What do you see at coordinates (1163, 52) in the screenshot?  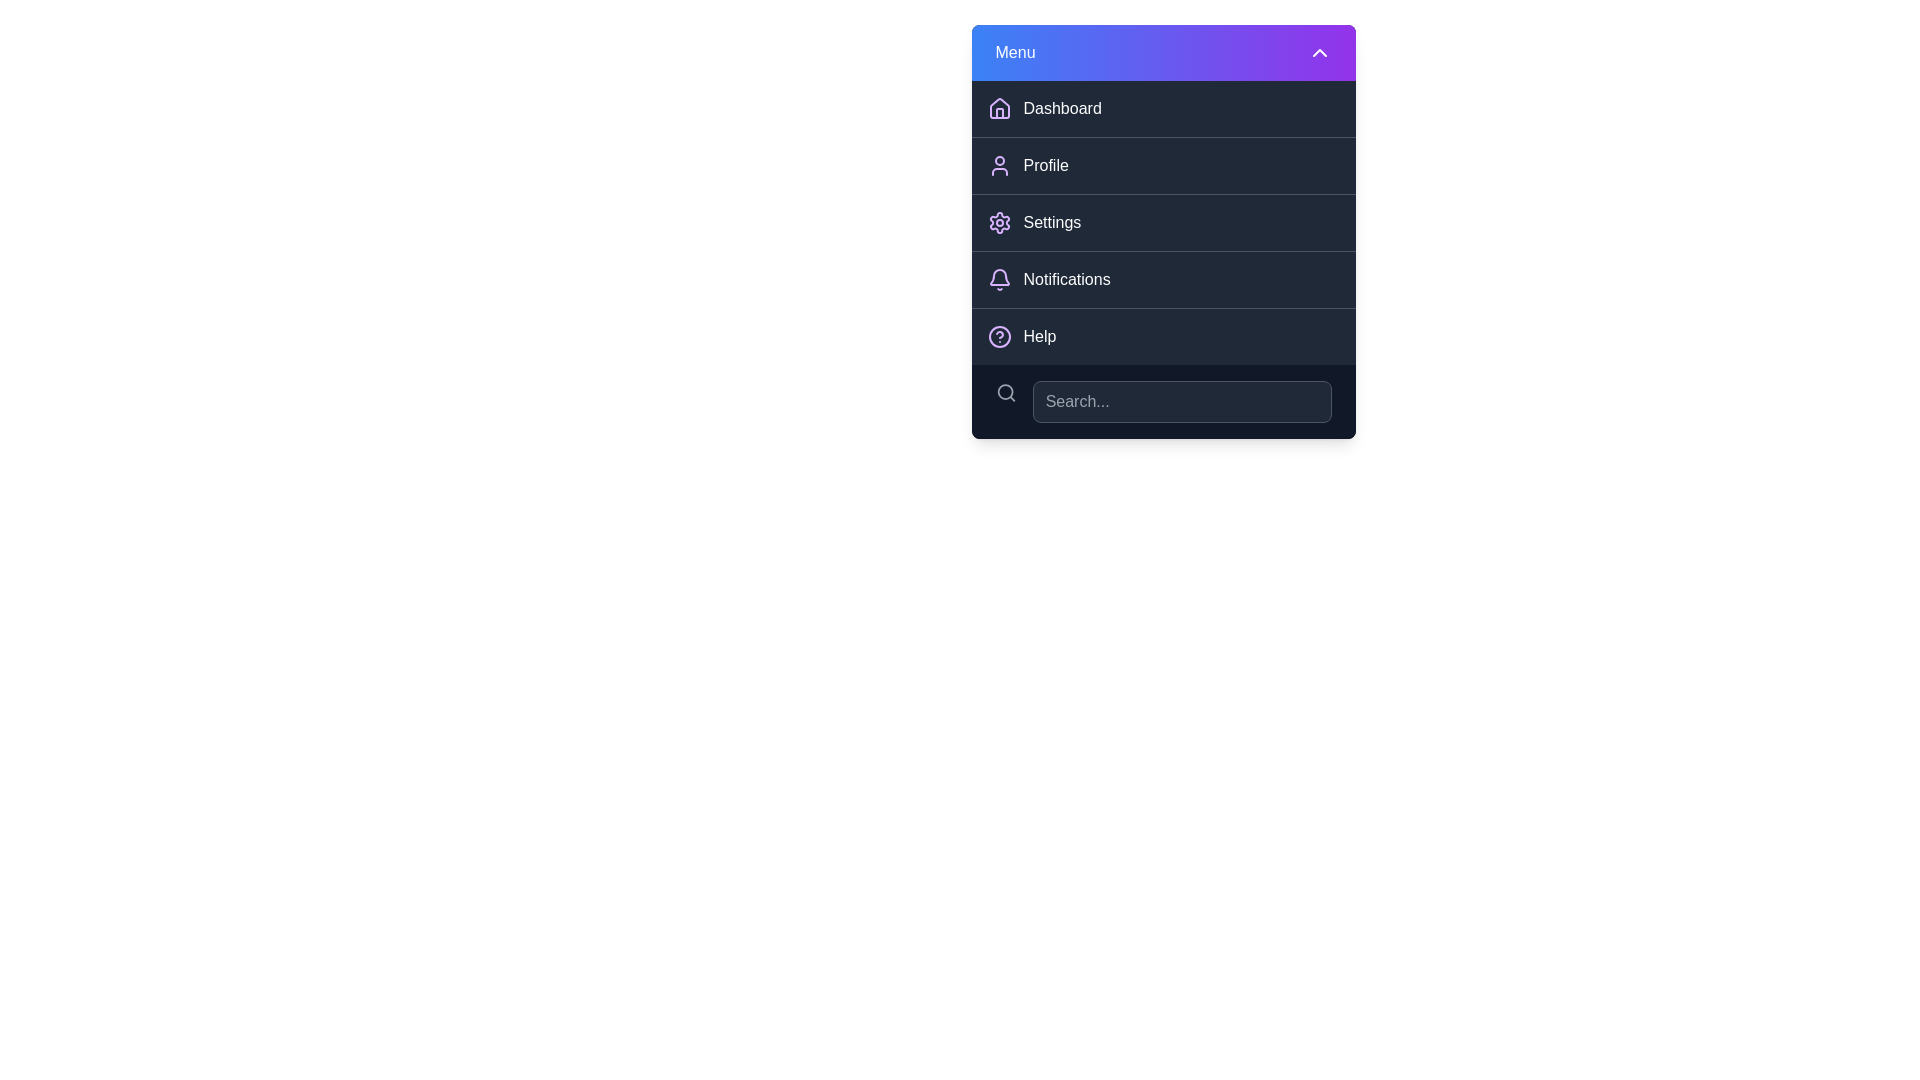 I see `the interactive header bar` at bounding box center [1163, 52].